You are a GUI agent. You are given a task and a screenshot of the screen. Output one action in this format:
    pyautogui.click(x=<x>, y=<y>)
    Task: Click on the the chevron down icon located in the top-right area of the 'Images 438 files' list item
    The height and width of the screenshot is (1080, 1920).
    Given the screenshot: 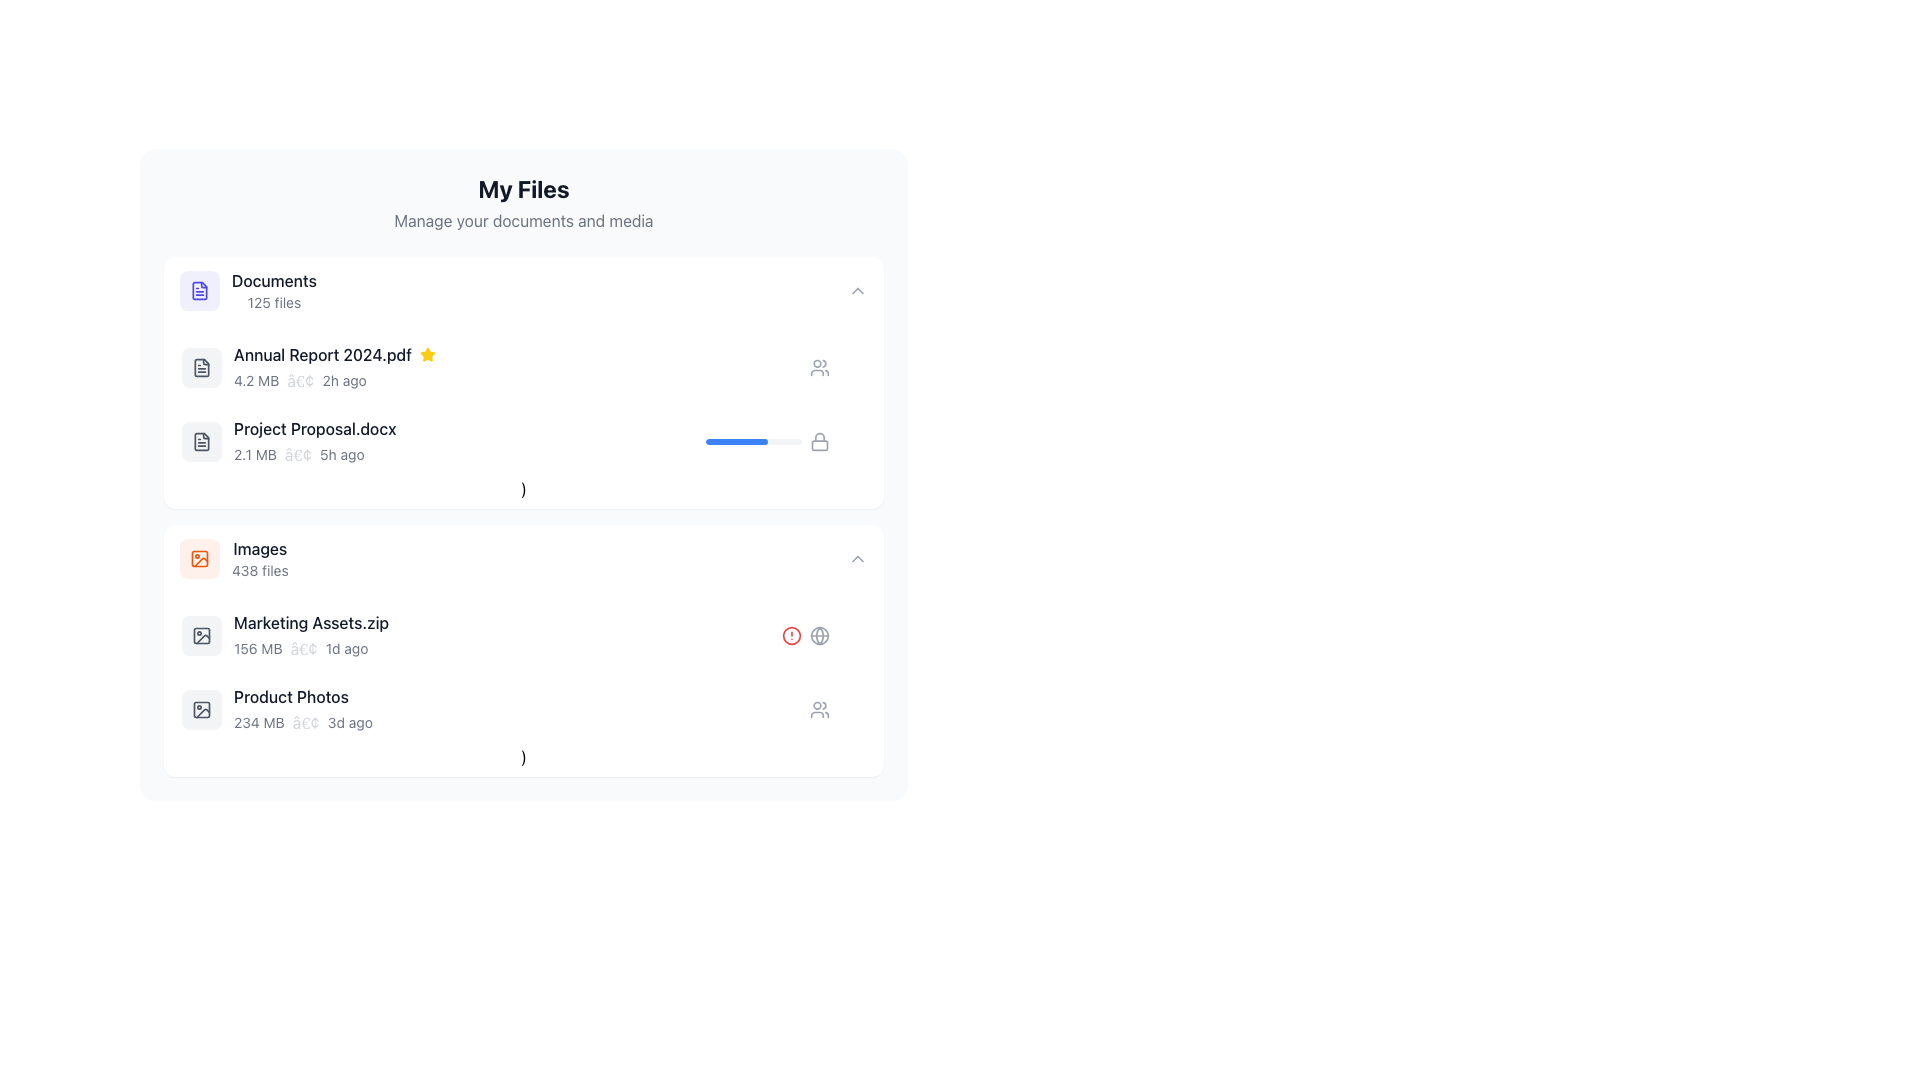 What is the action you would take?
    pyautogui.click(x=858, y=559)
    